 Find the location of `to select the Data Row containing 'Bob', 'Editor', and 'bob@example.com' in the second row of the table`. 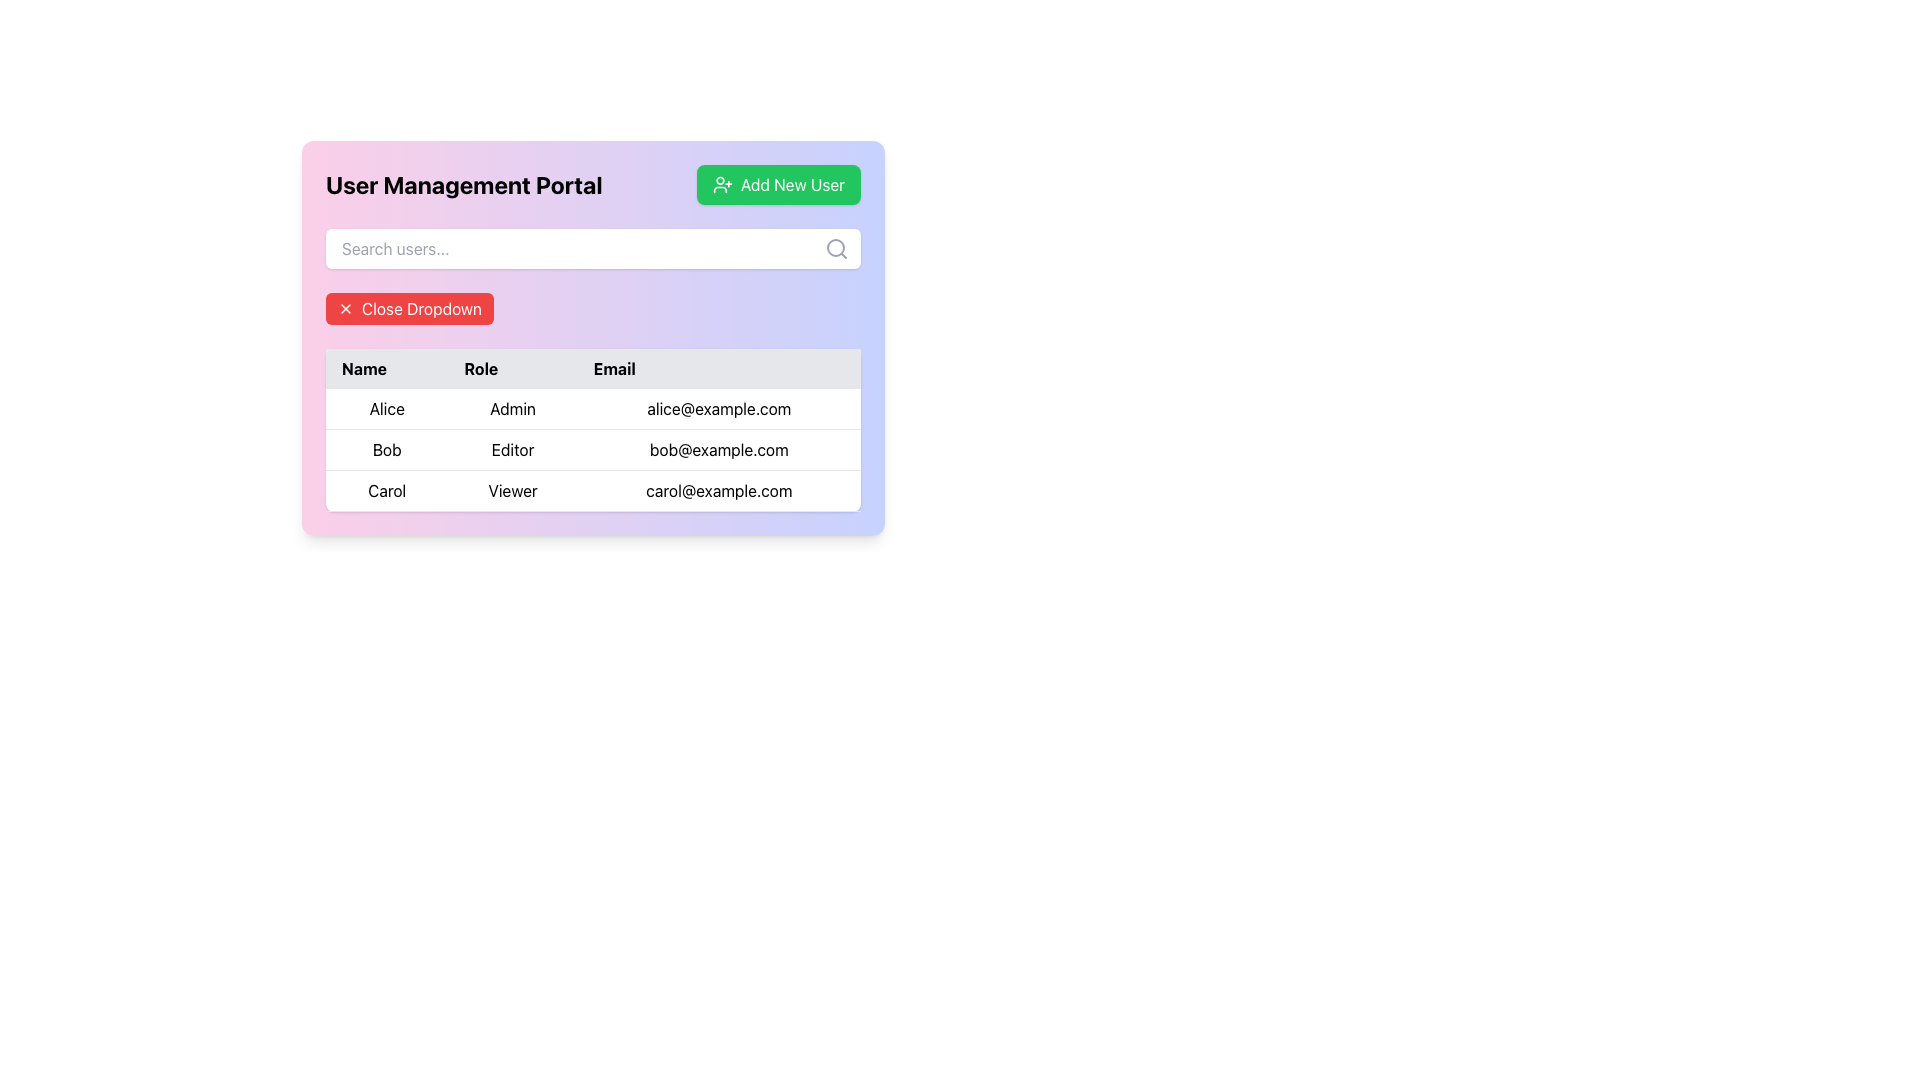

to select the Data Row containing 'Bob', 'Editor', and 'bob@example.com' in the second row of the table is located at coordinates (592, 450).